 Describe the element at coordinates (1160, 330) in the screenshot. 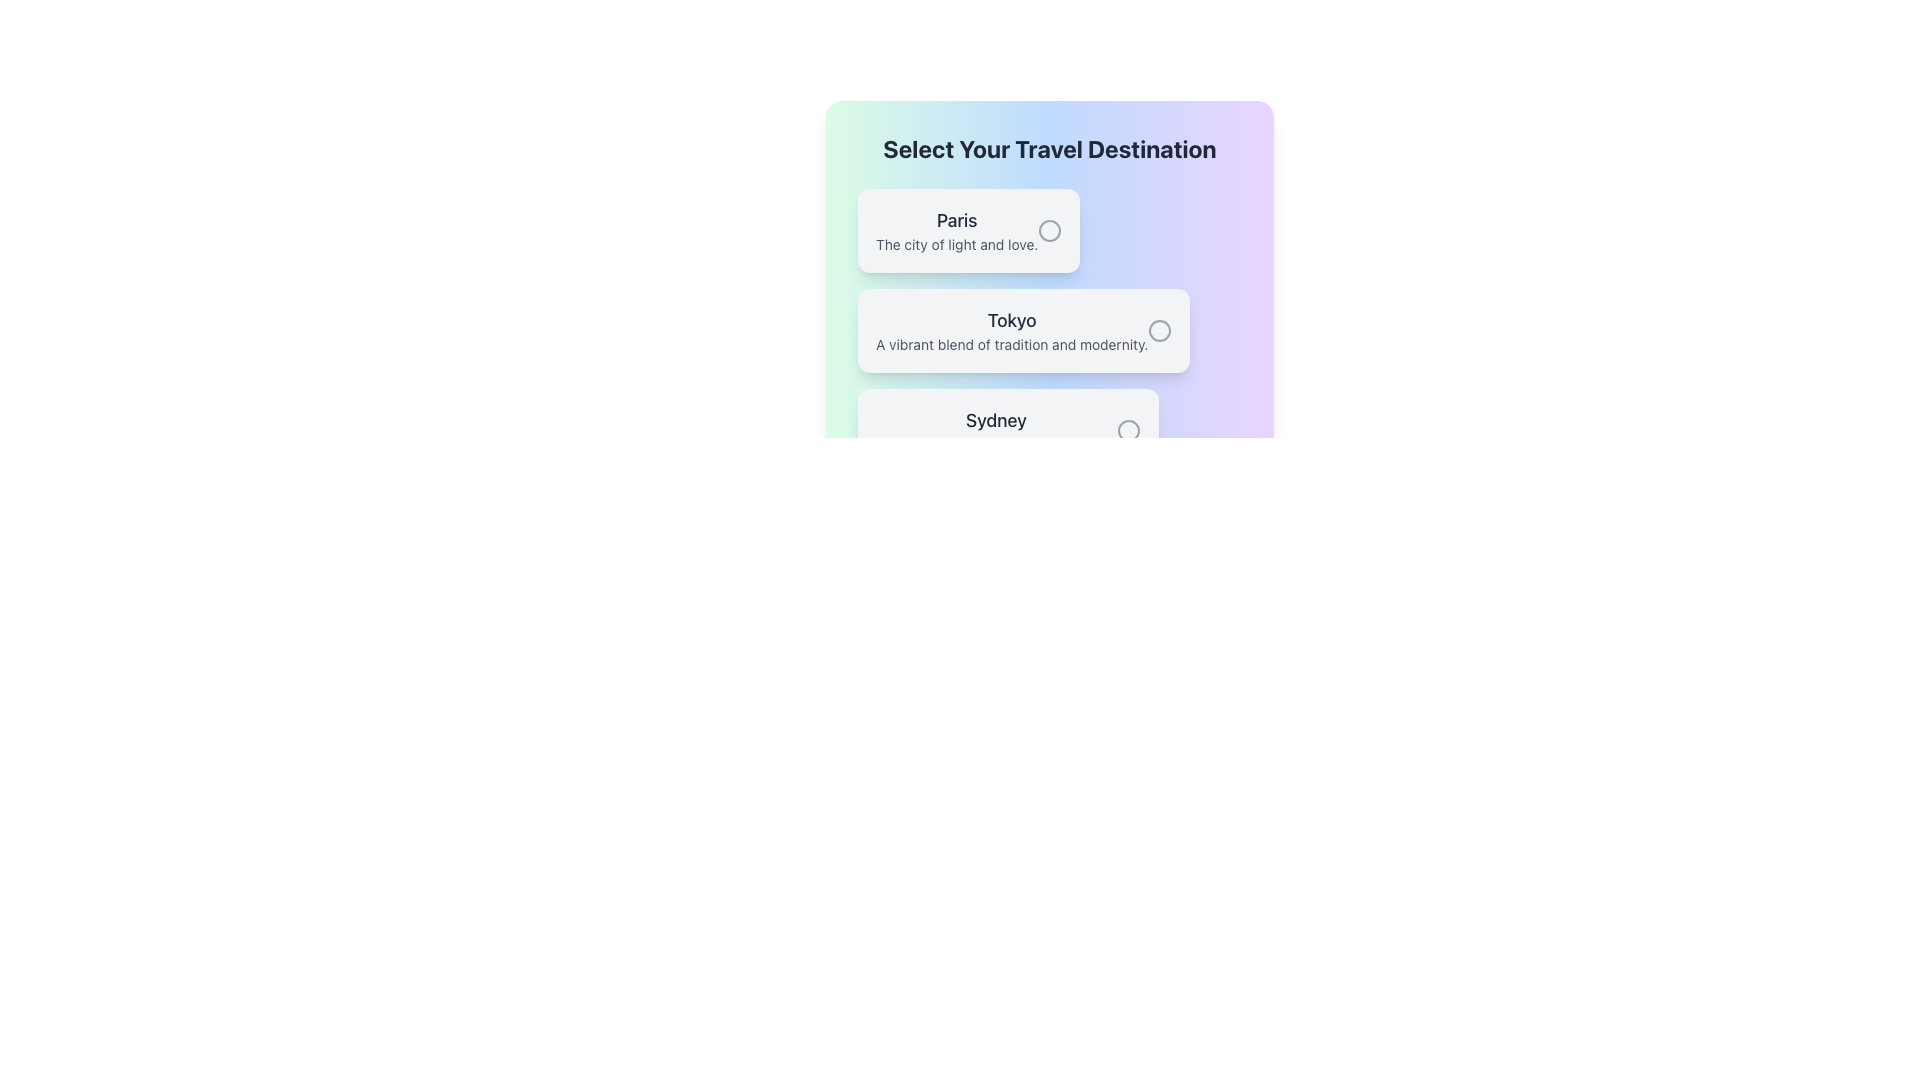

I see `the circular radio button with a grey outline located to the right of the text block describing 'Tokyo'` at that location.